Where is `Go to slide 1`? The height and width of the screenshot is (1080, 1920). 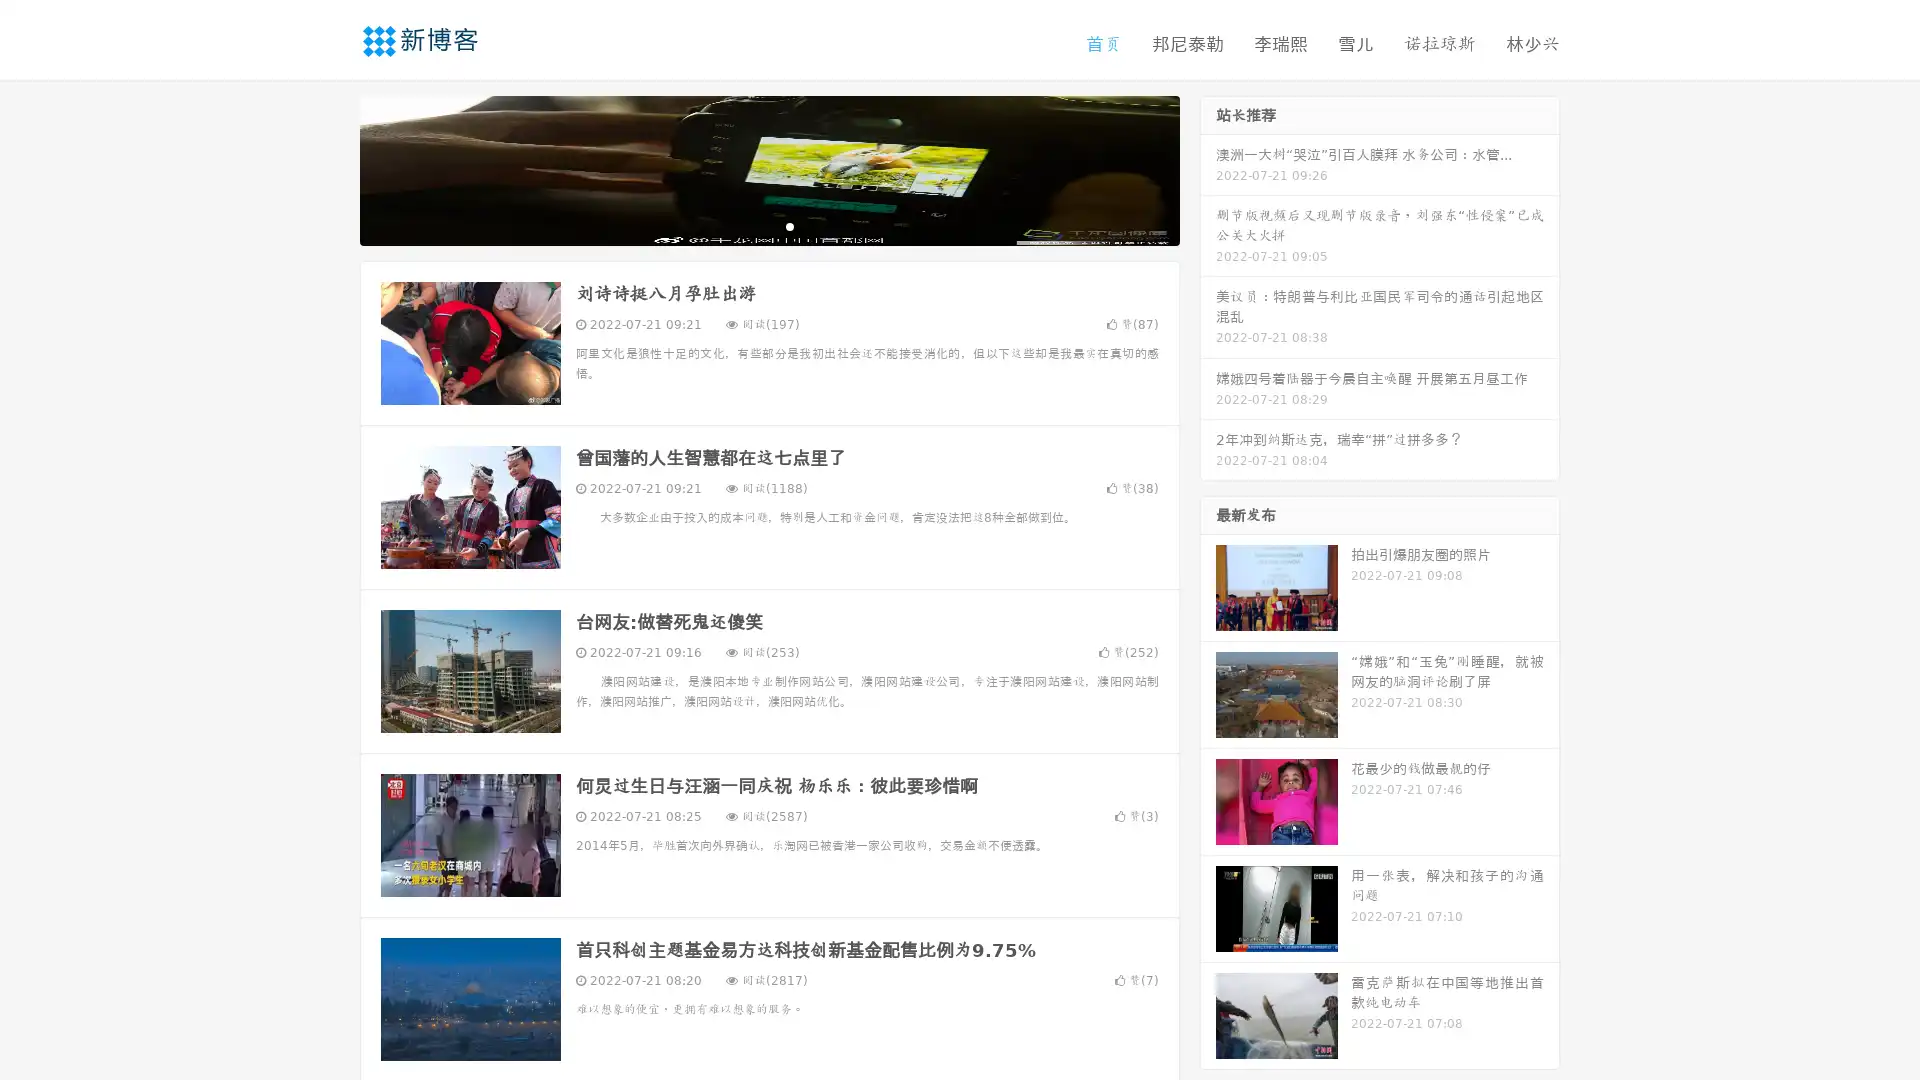 Go to slide 1 is located at coordinates (748, 225).